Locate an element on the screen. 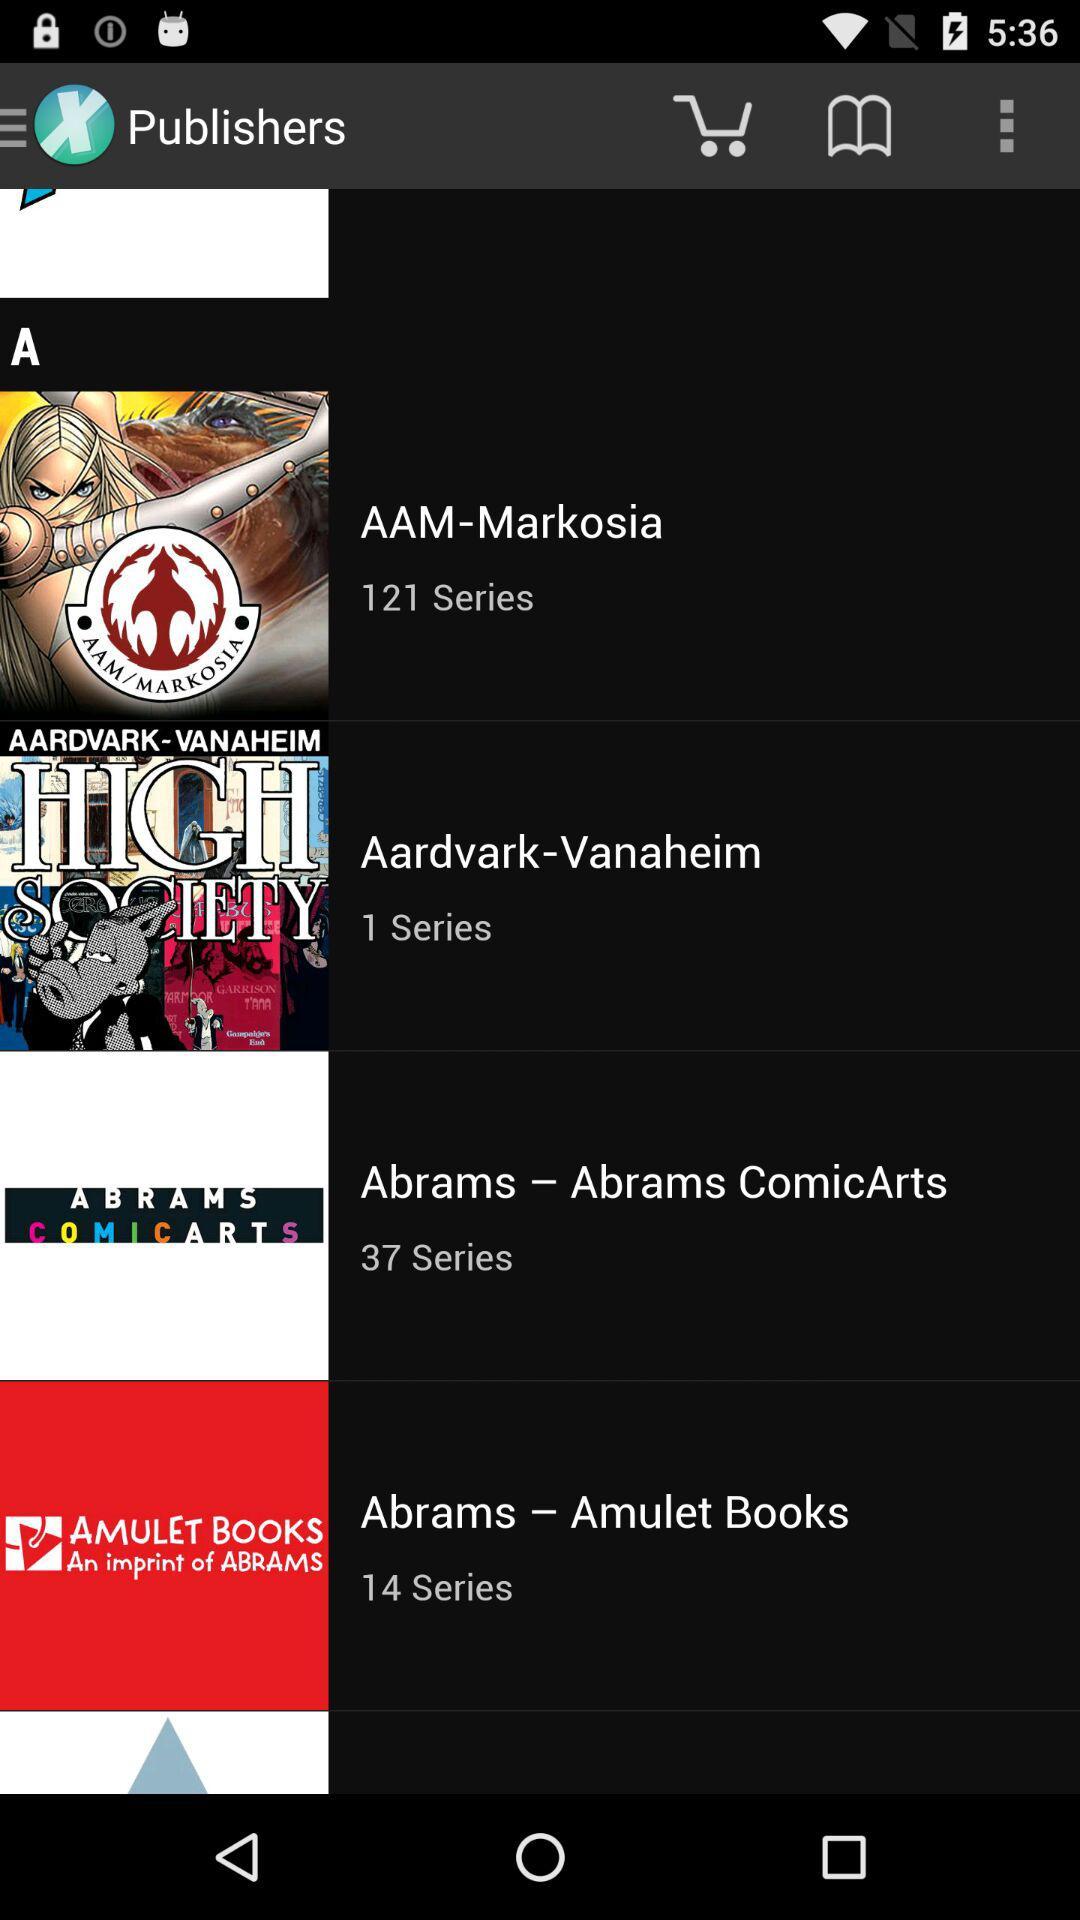  icon above 16 series item is located at coordinates (1006, 124).